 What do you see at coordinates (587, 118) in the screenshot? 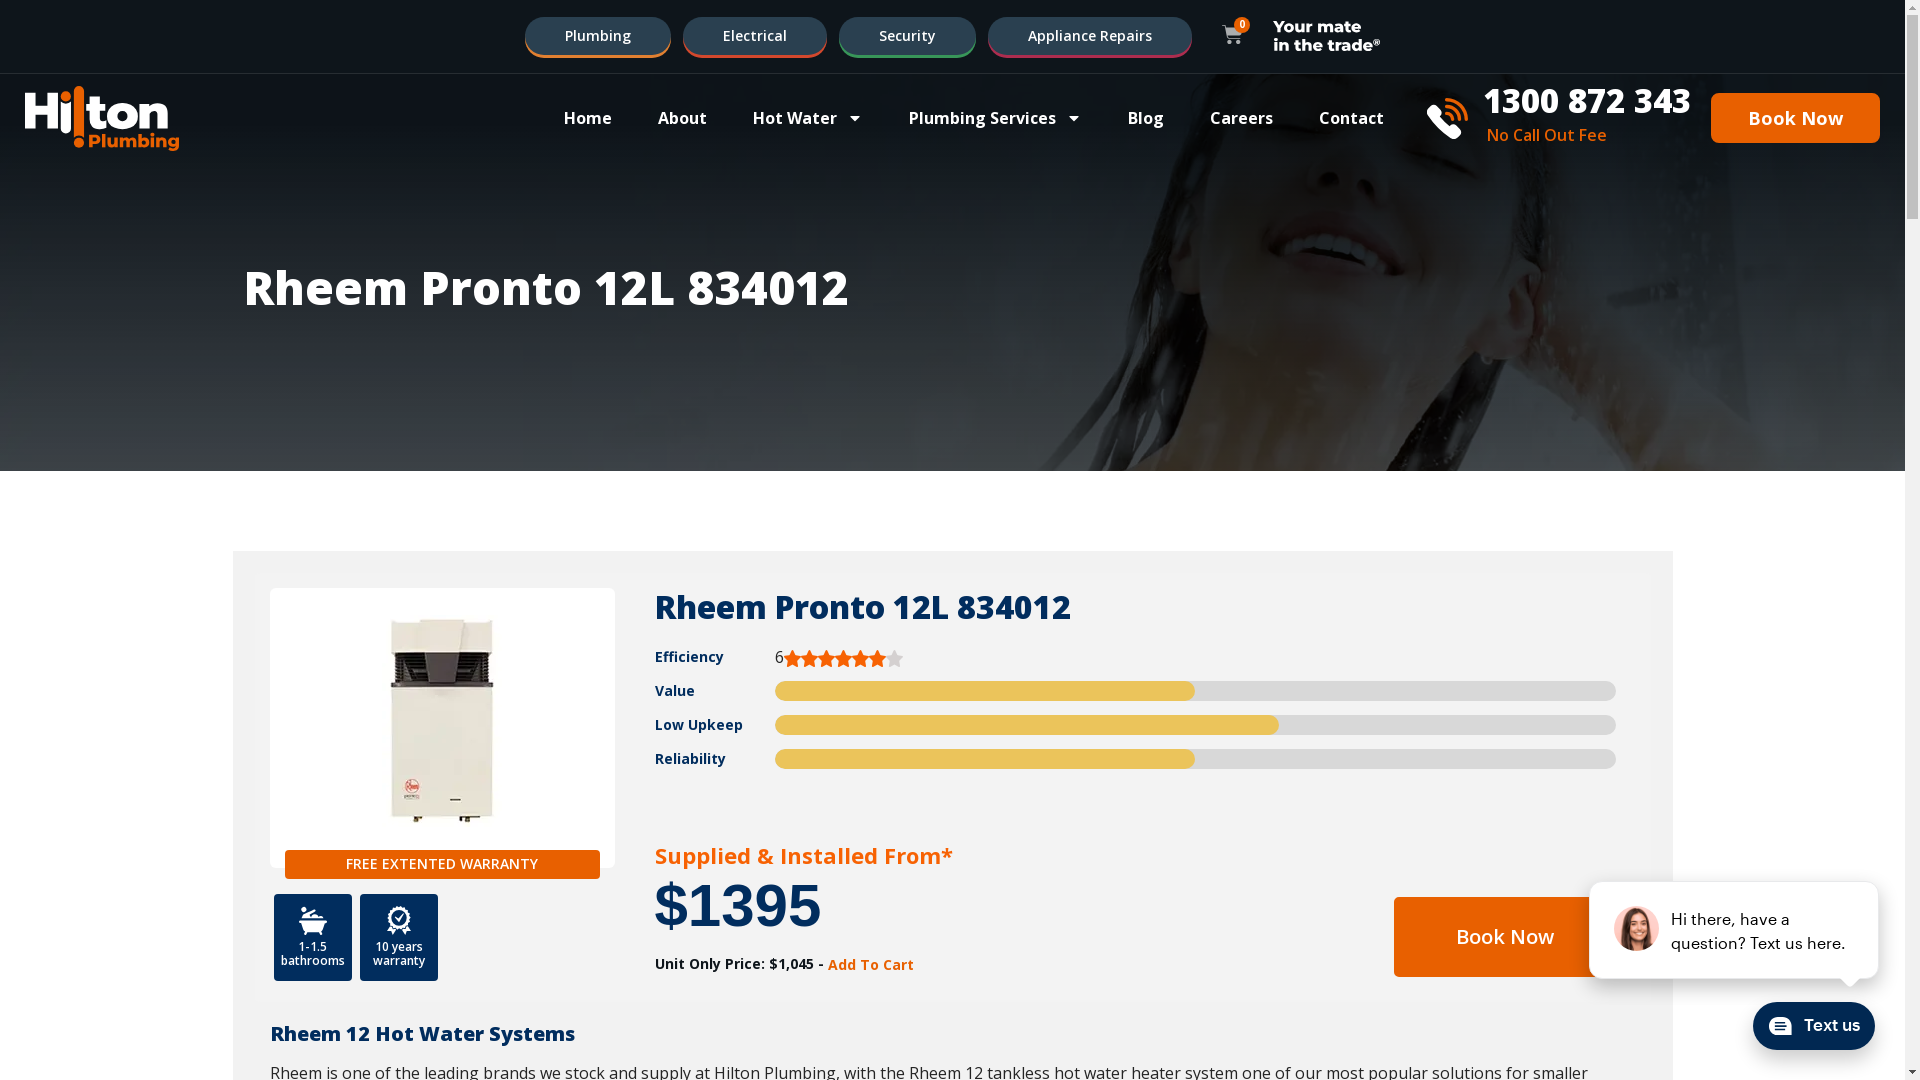
I see `'Home'` at bounding box center [587, 118].